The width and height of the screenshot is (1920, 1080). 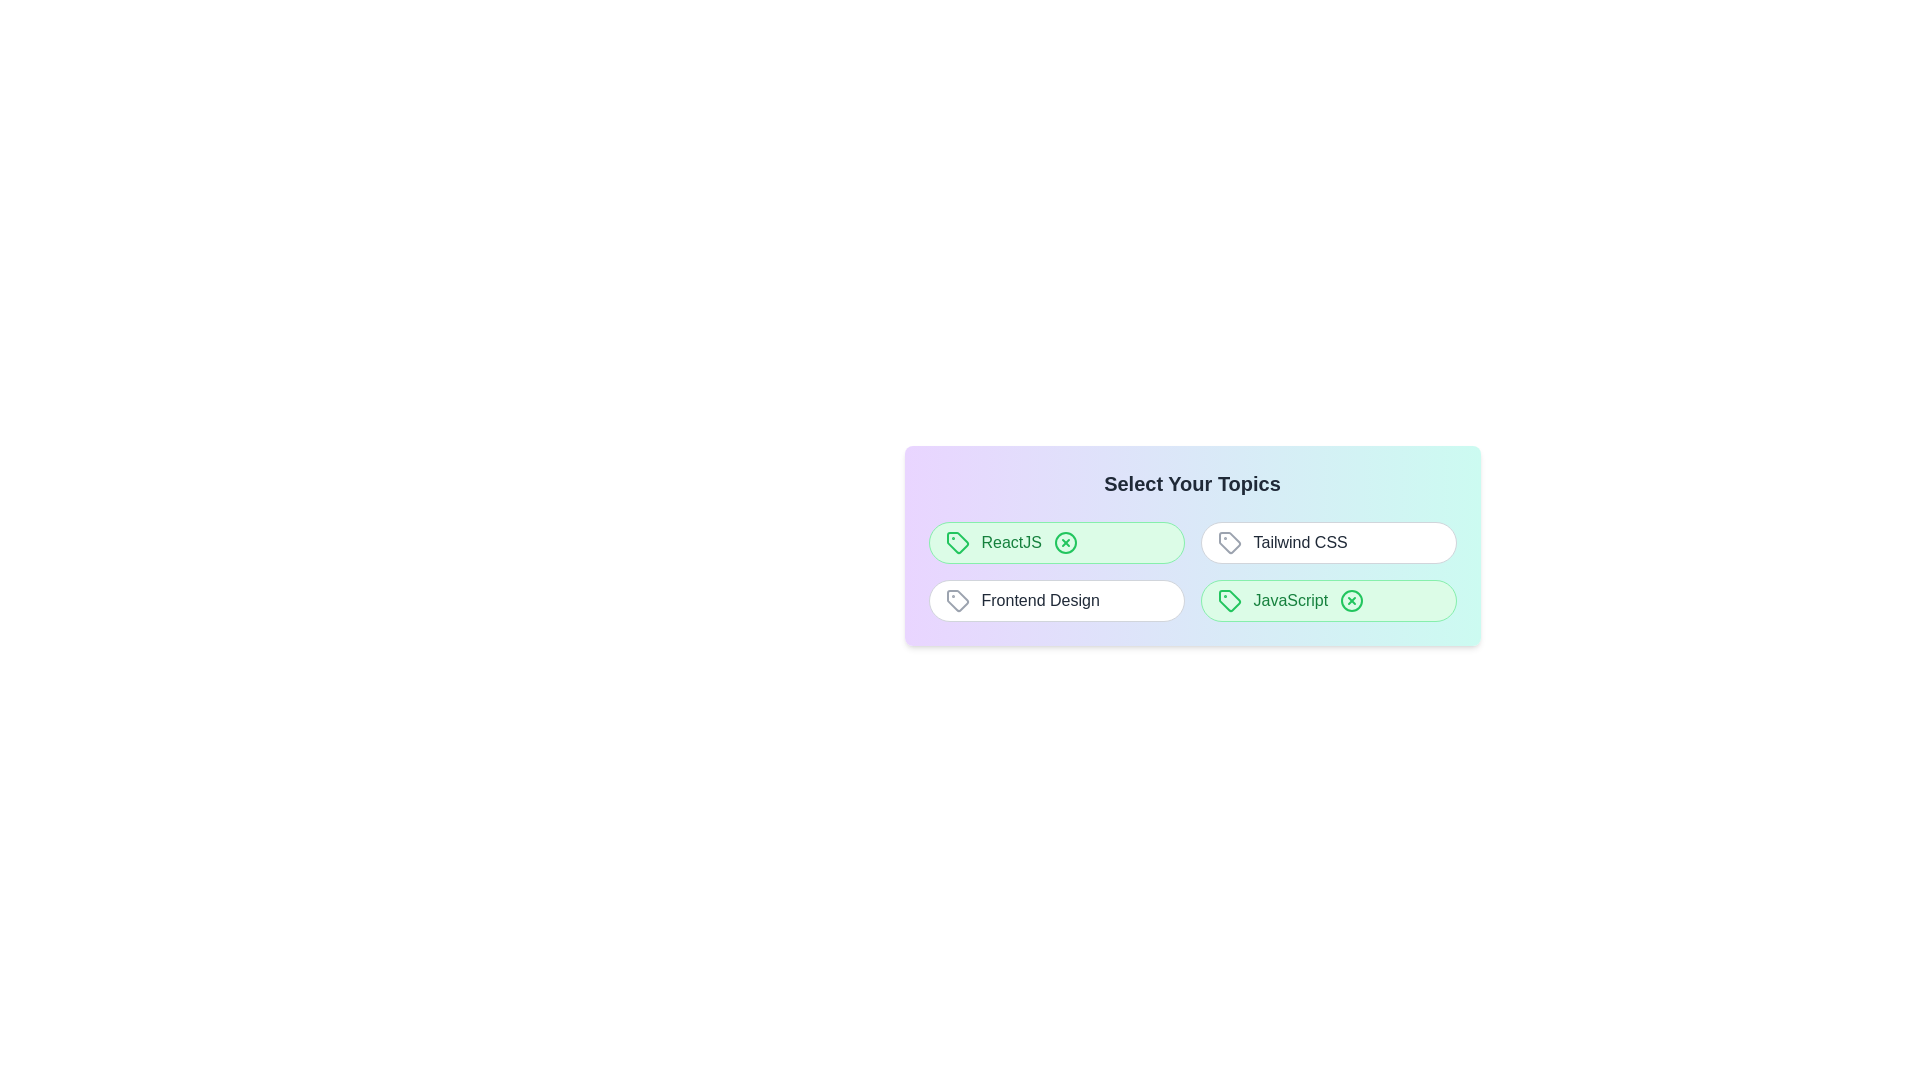 What do you see at coordinates (1055, 543) in the screenshot?
I see `the topic ReactJS` at bounding box center [1055, 543].